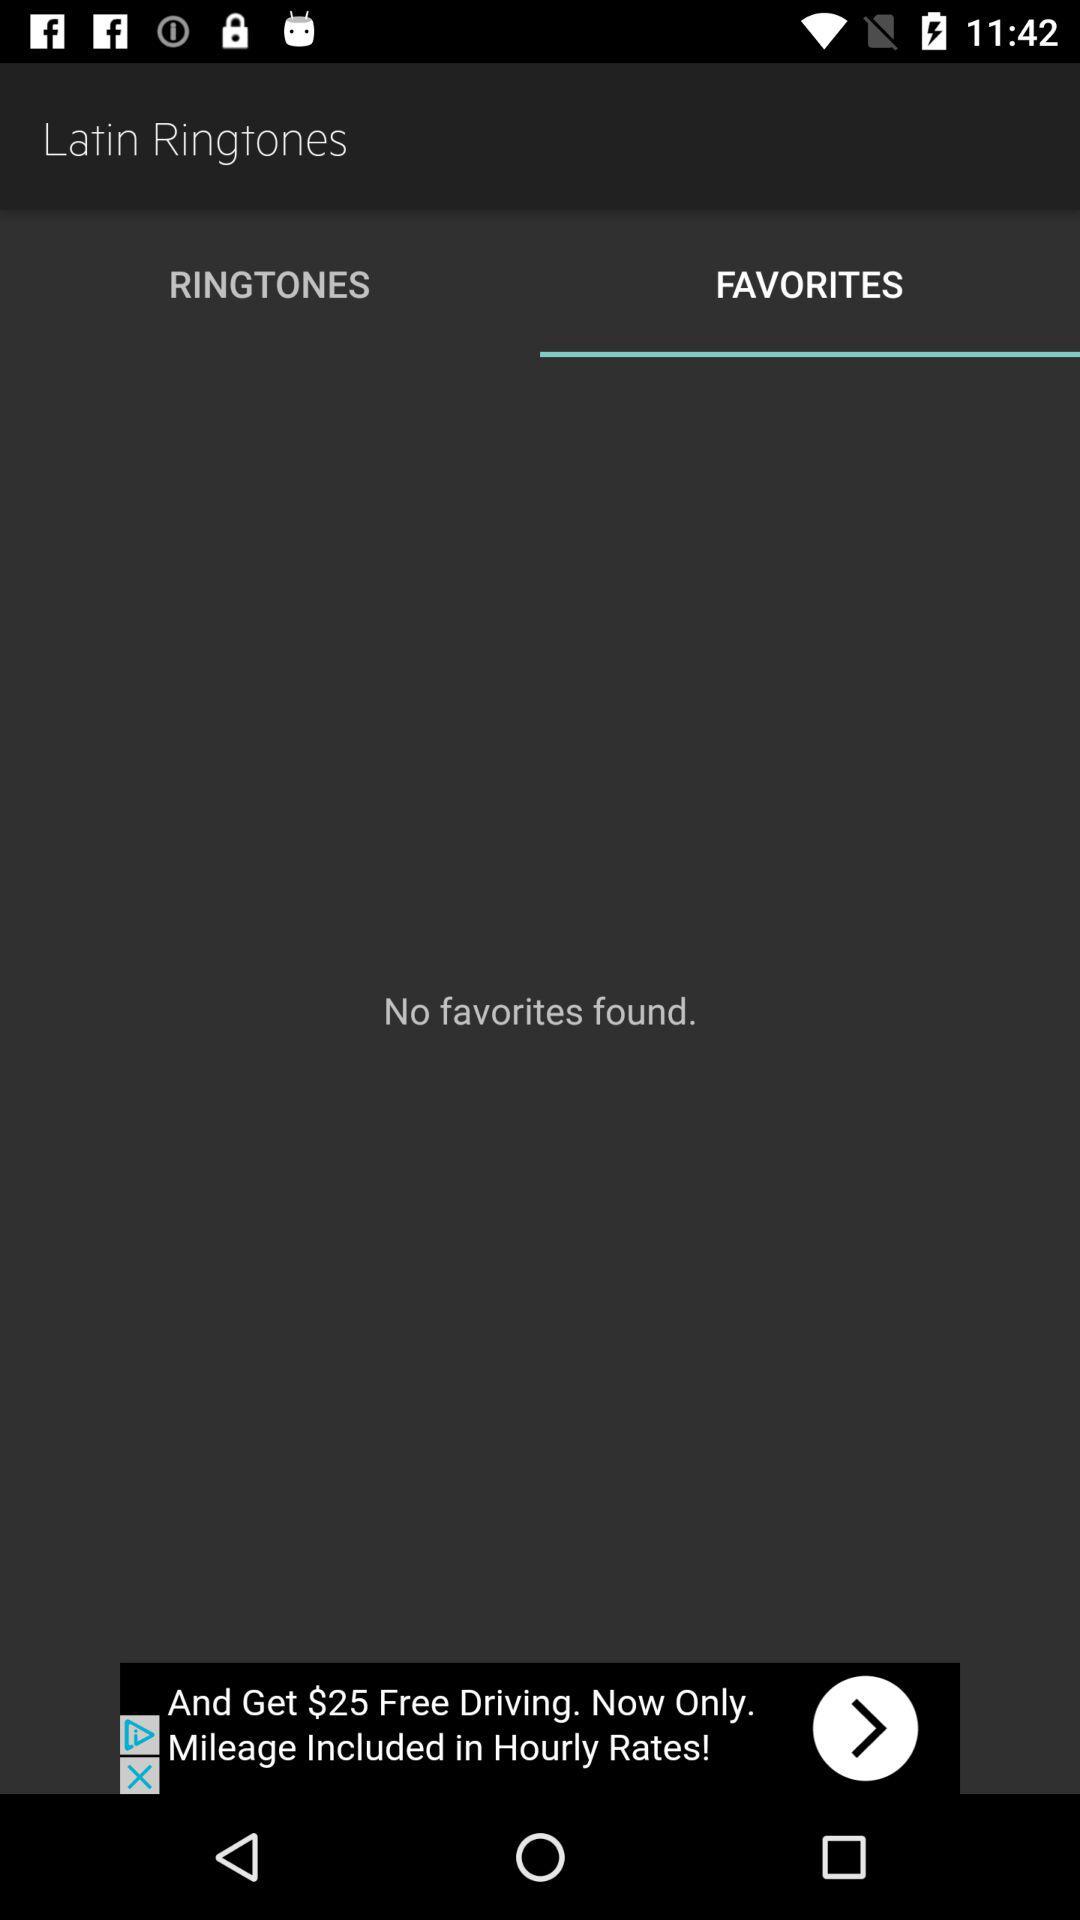 The image size is (1080, 1920). What do you see at coordinates (540, 1727) in the screenshot?
I see `opens advertisement` at bounding box center [540, 1727].